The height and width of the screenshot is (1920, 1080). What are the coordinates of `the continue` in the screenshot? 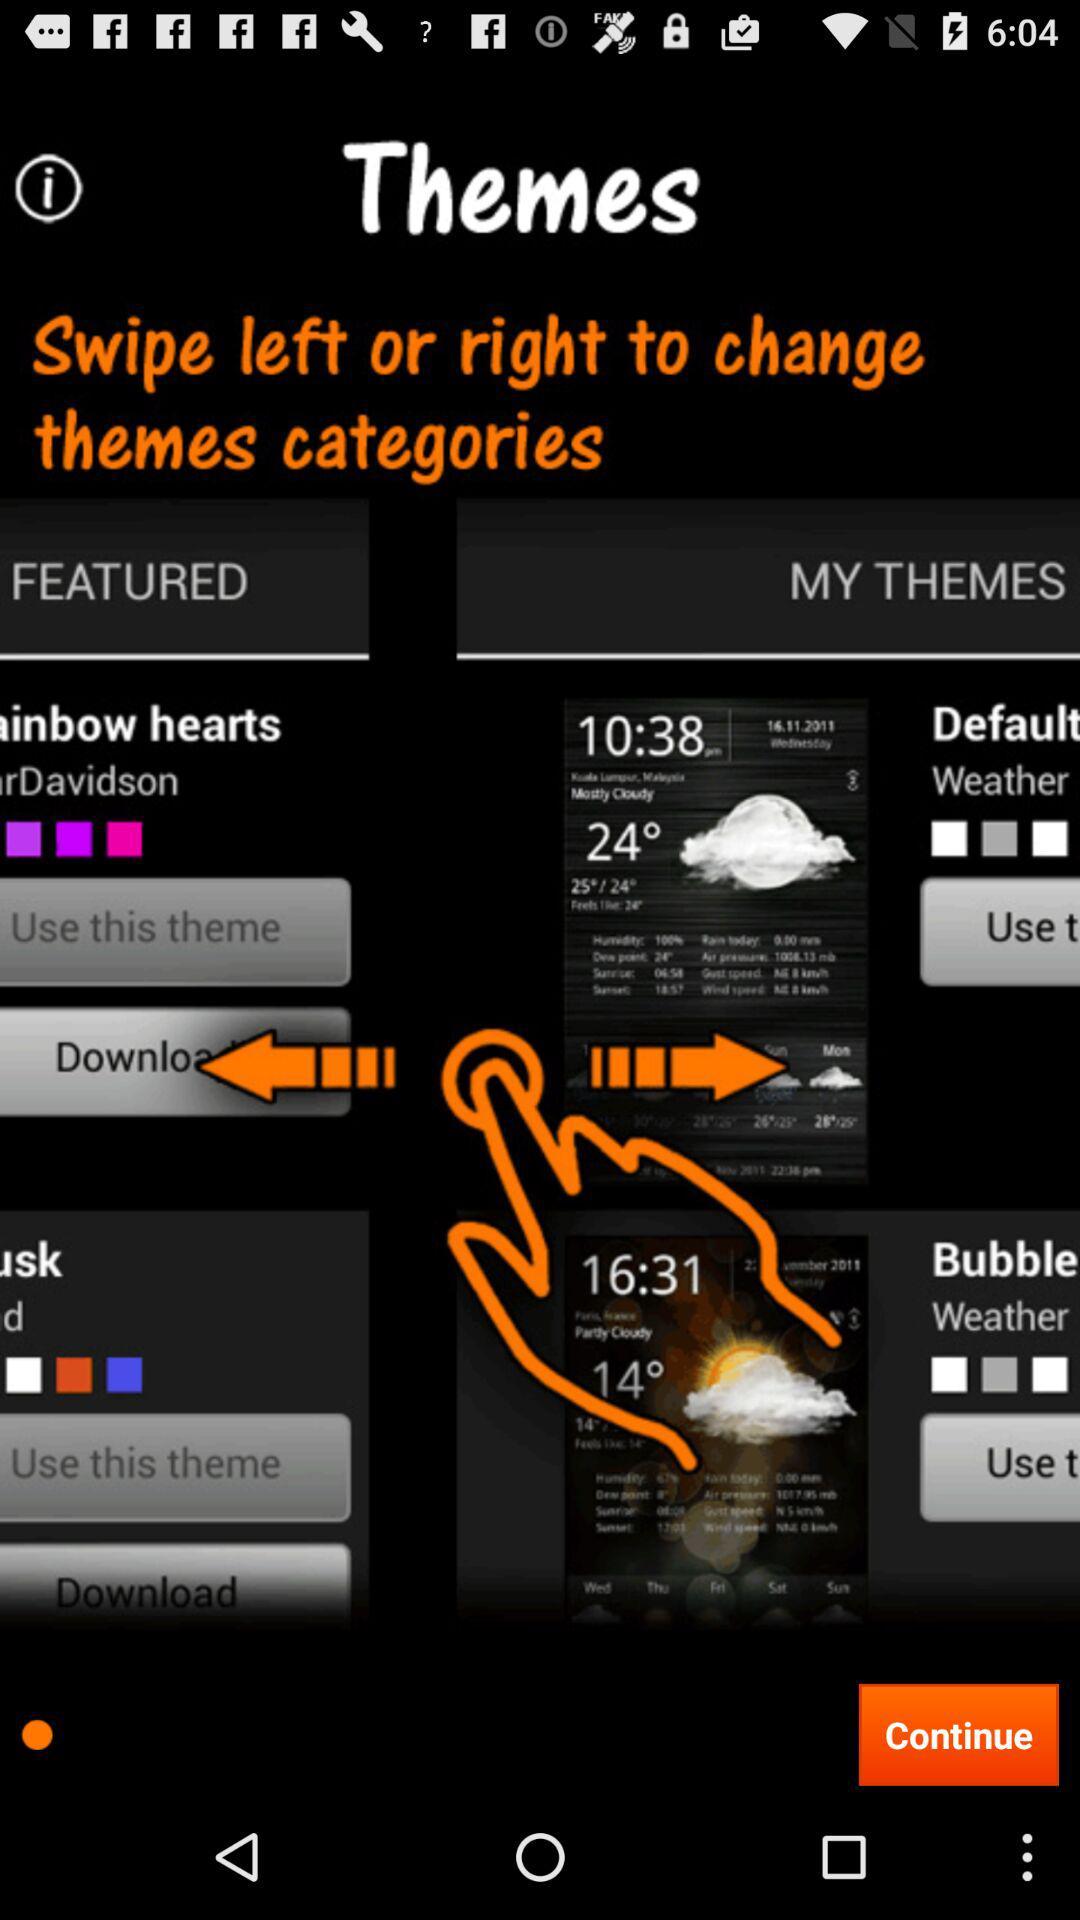 It's located at (957, 1733).